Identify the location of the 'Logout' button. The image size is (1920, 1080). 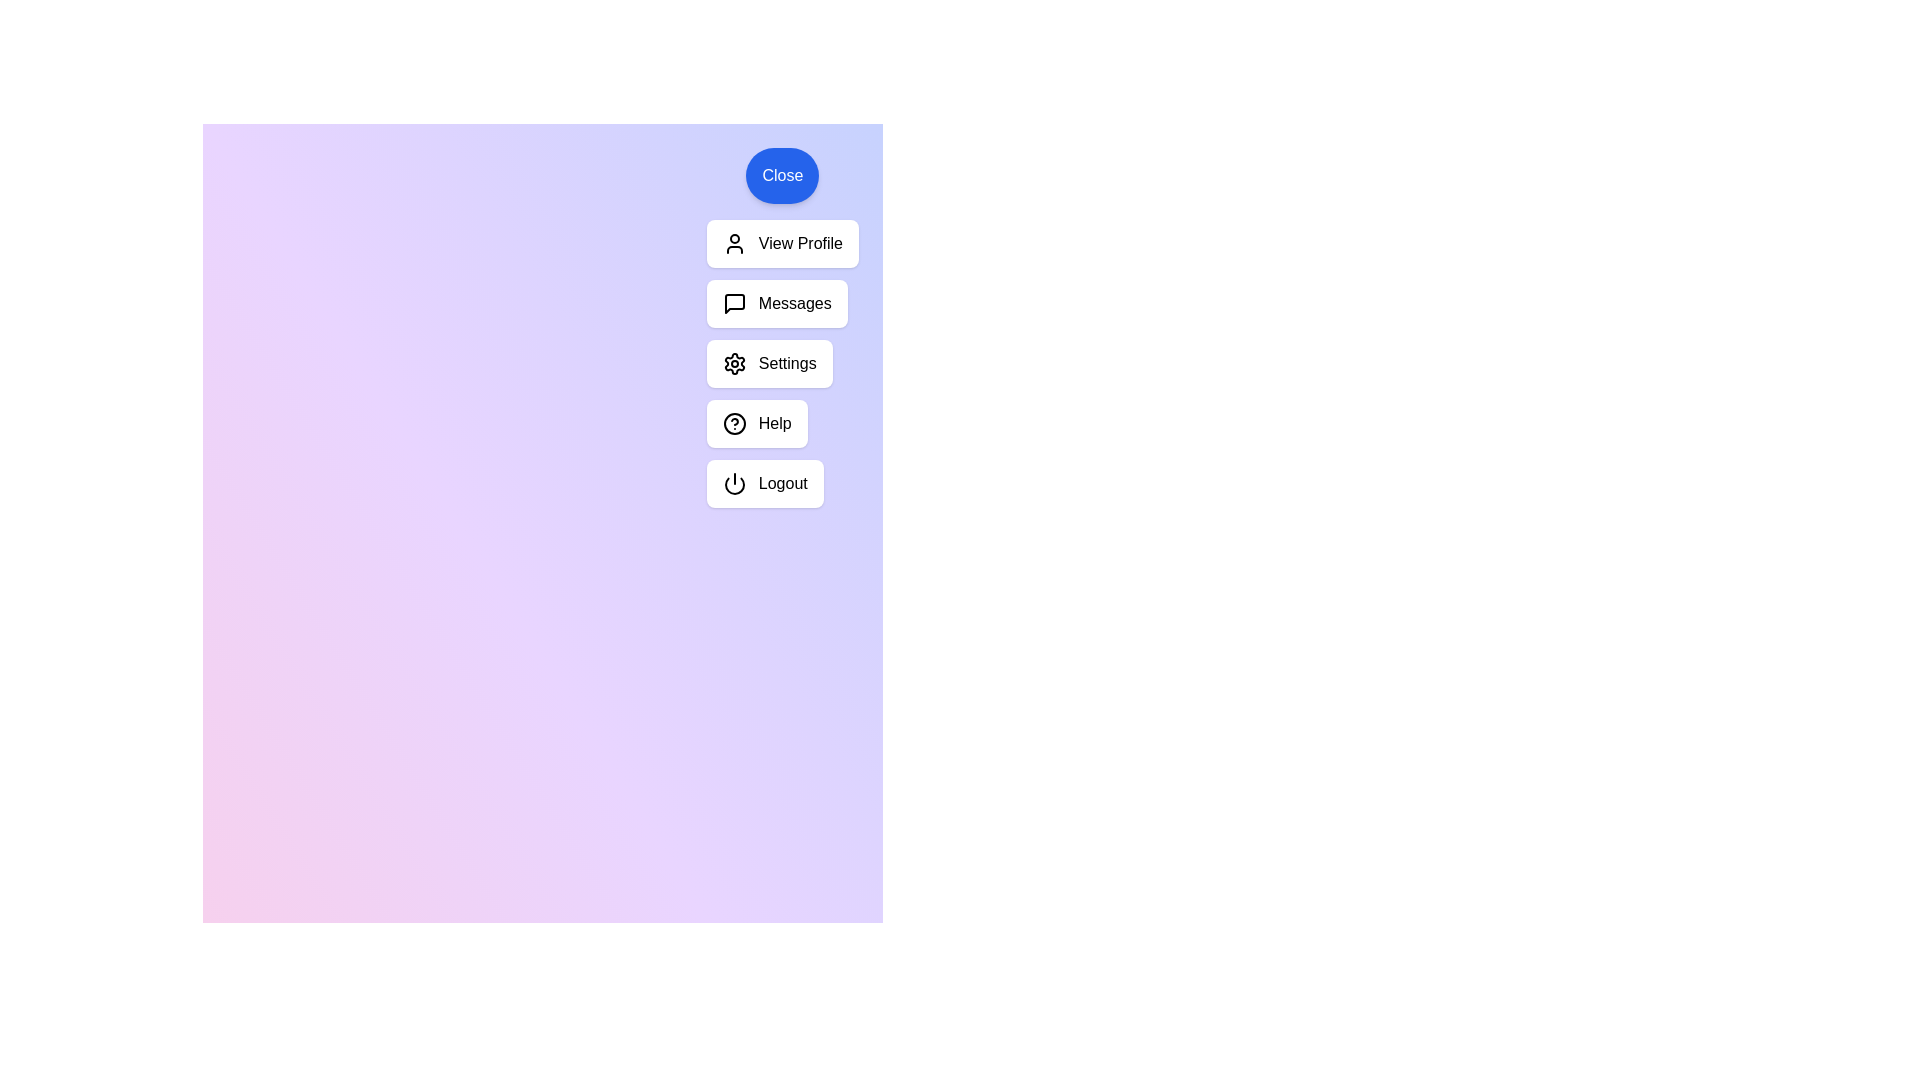
(763, 483).